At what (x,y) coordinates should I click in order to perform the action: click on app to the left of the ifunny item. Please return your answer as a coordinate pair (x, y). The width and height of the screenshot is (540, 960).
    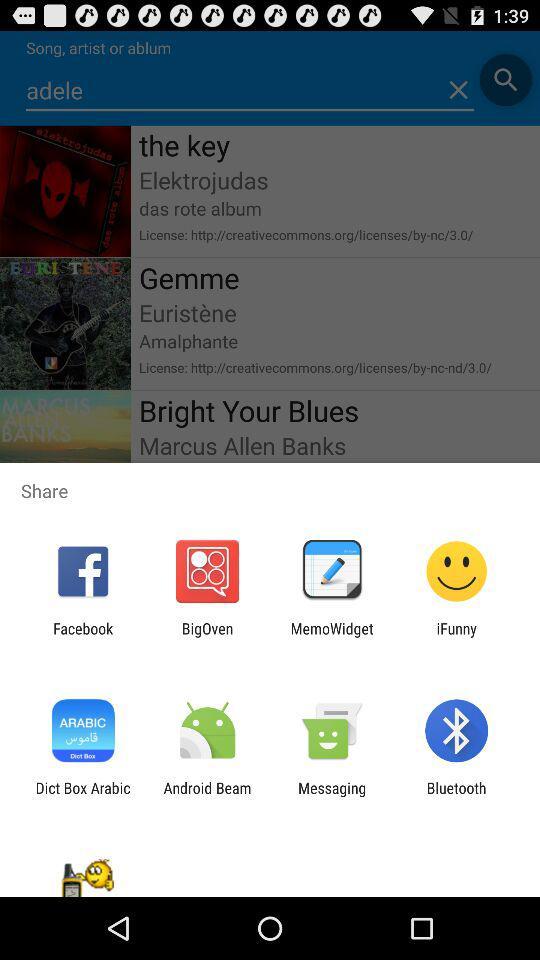
    Looking at the image, I should click on (332, 636).